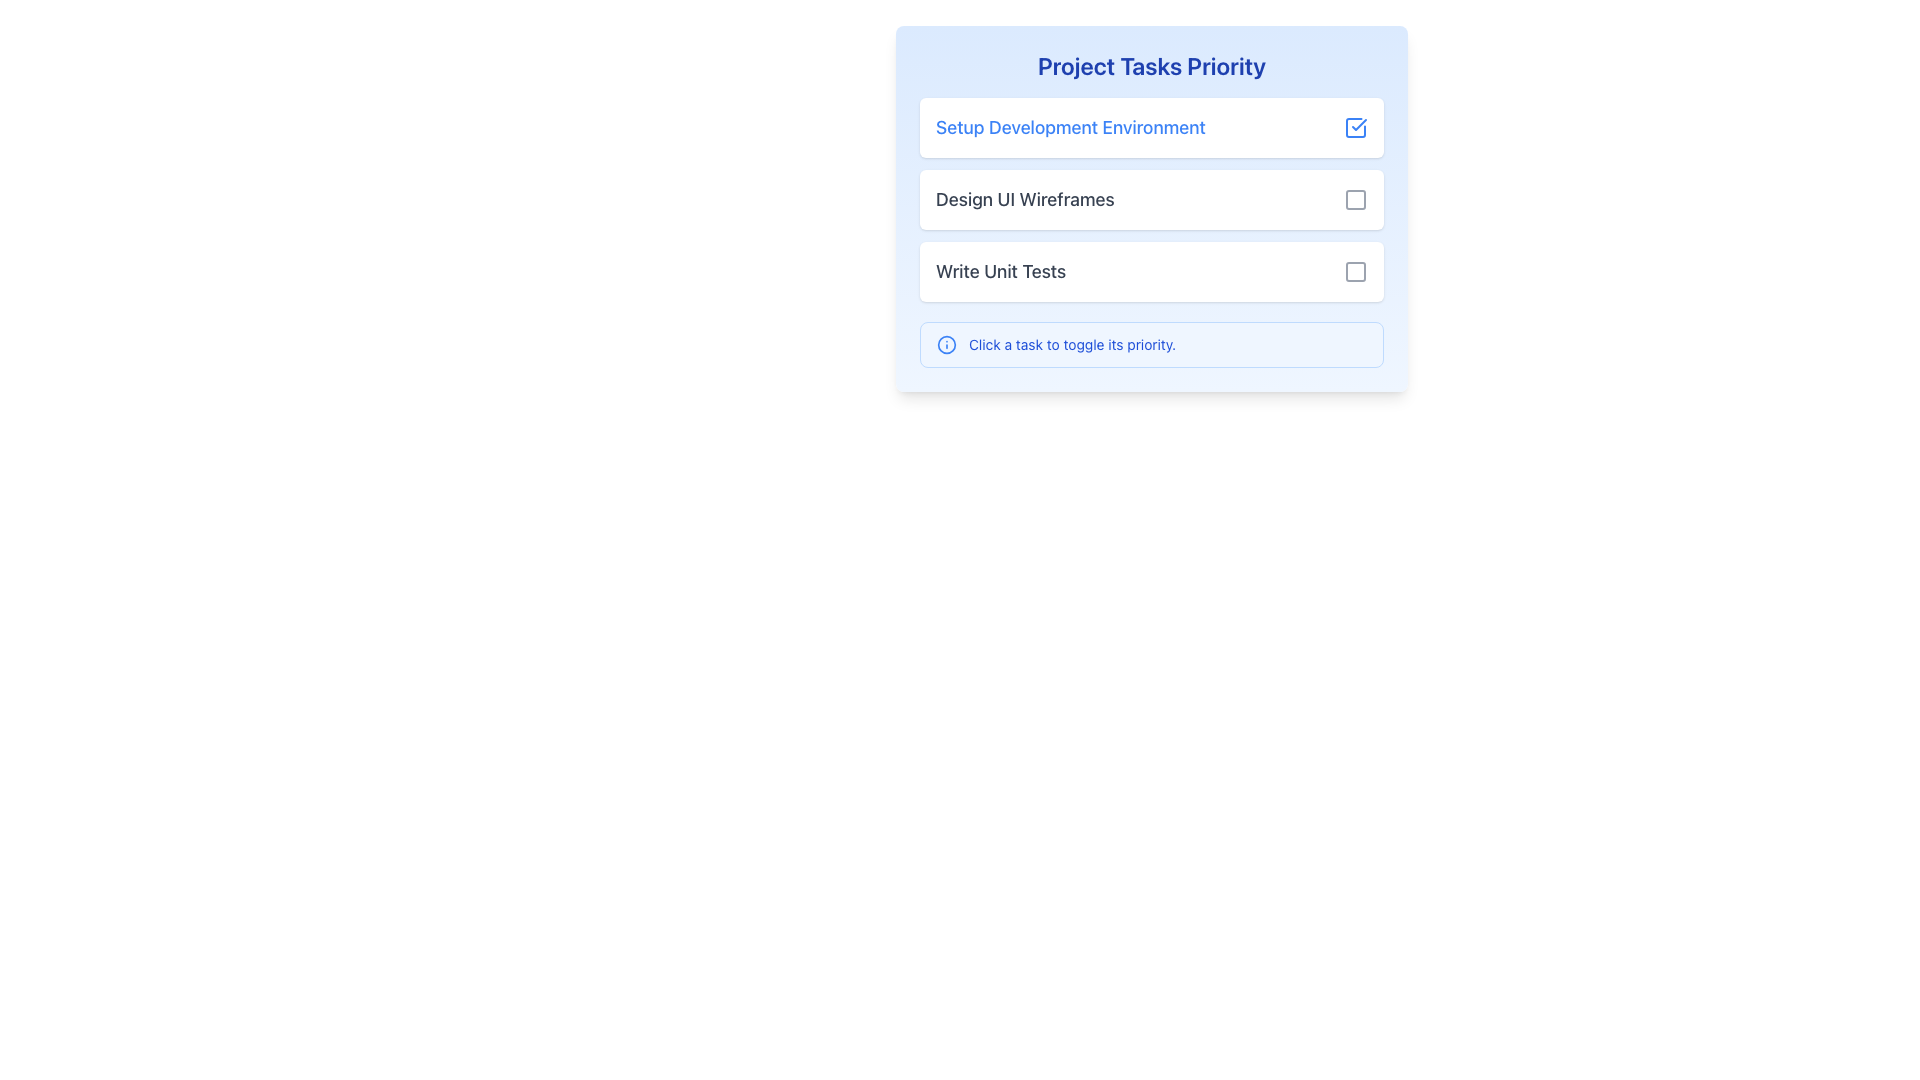 This screenshot has width=1920, height=1080. Describe the element at coordinates (1152, 208) in the screenshot. I see `the checkbox of the task item labeled 'Design UI Wireframes' to mark it as selected or deselected` at that location.